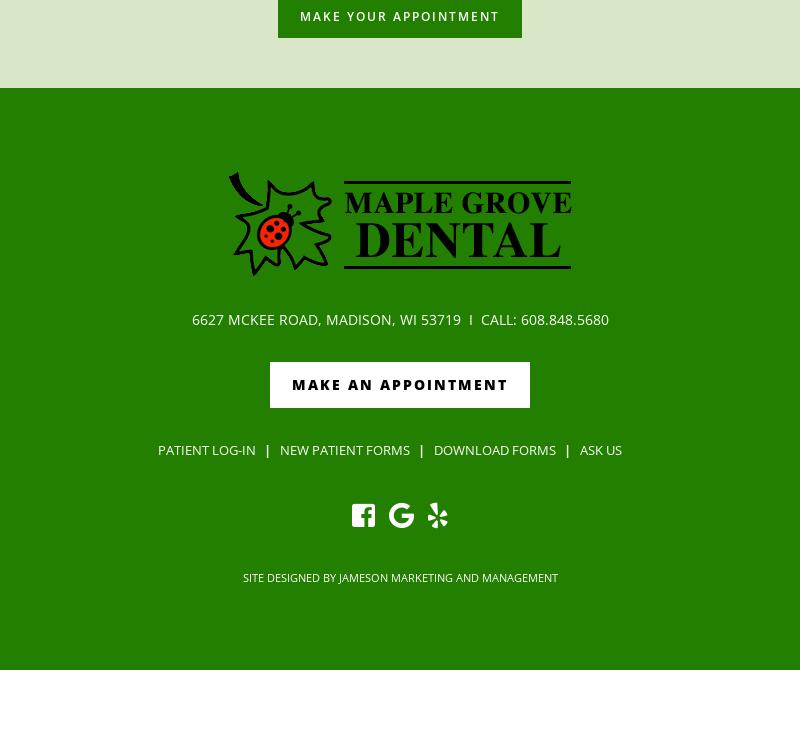  What do you see at coordinates (600, 448) in the screenshot?
I see `'Ask Us'` at bounding box center [600, 448].